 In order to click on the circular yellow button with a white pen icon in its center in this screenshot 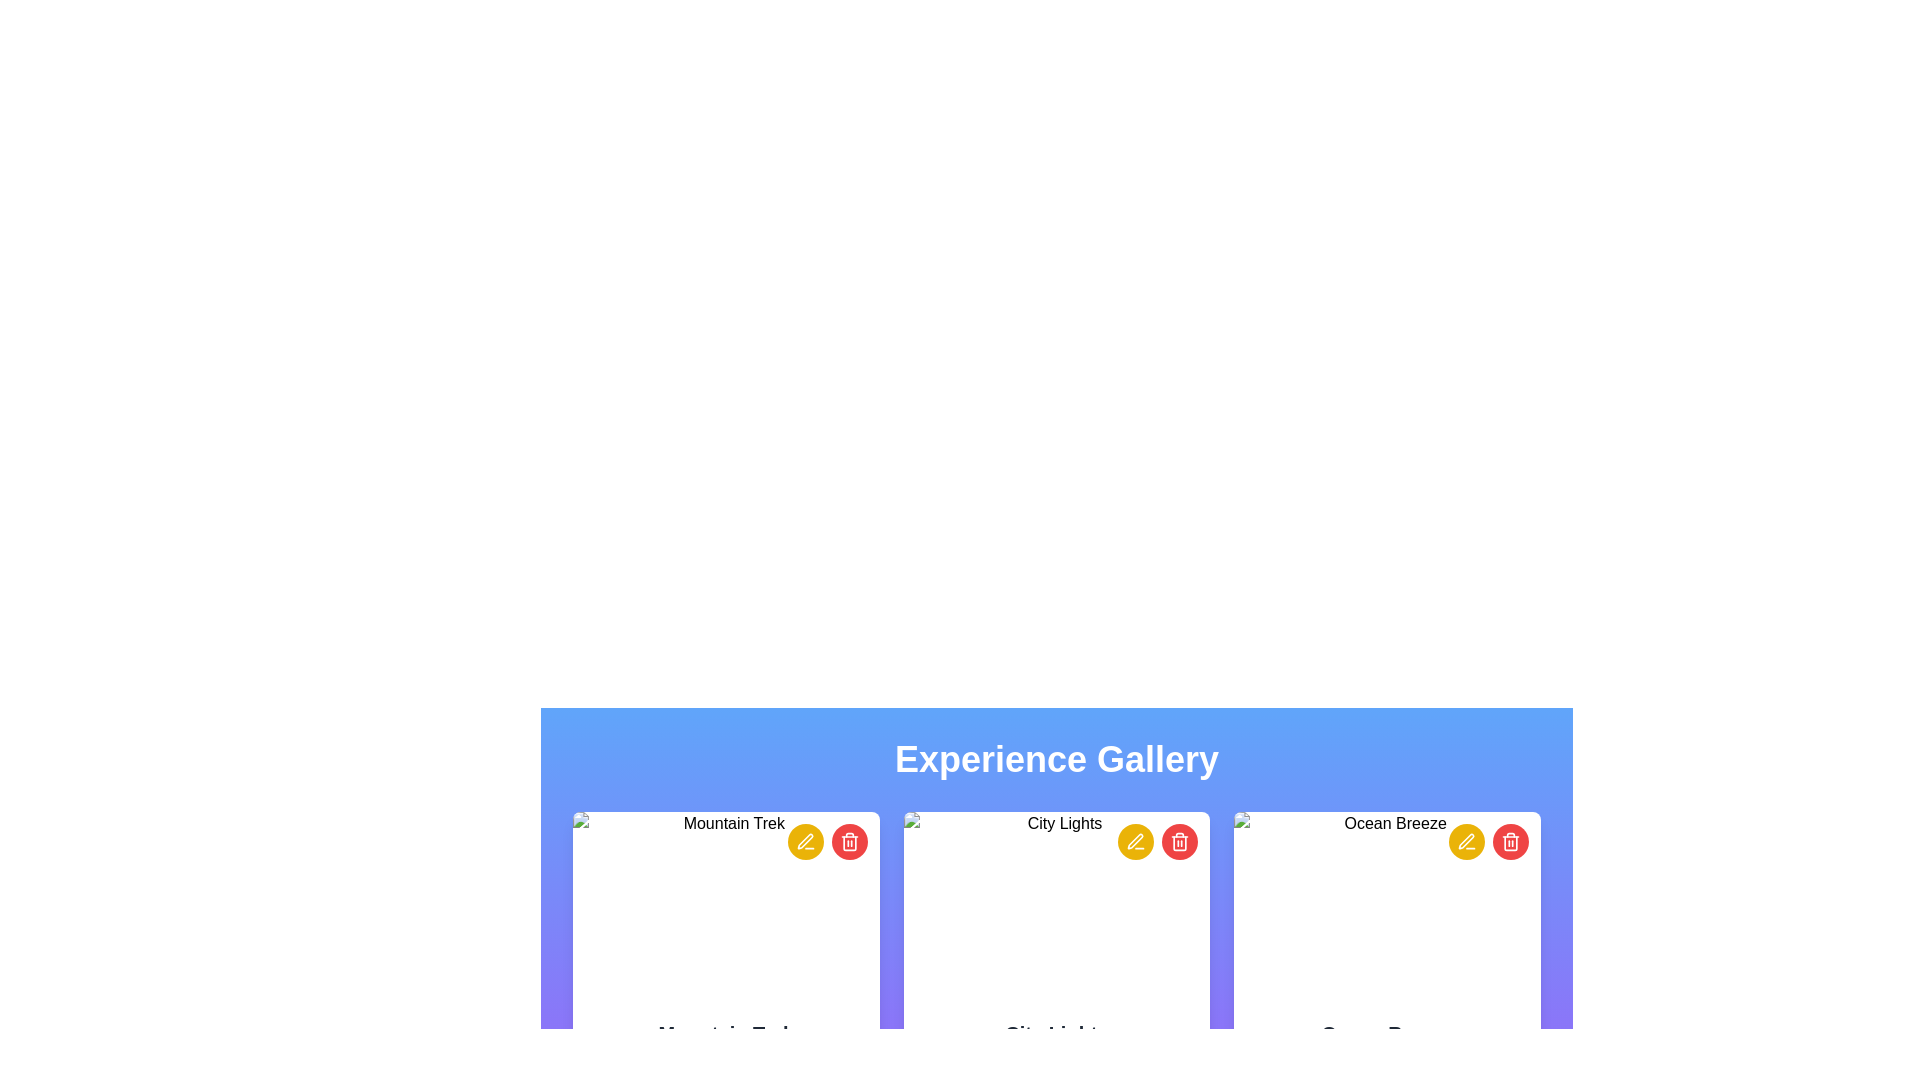, I will do `click(805, 841)`.